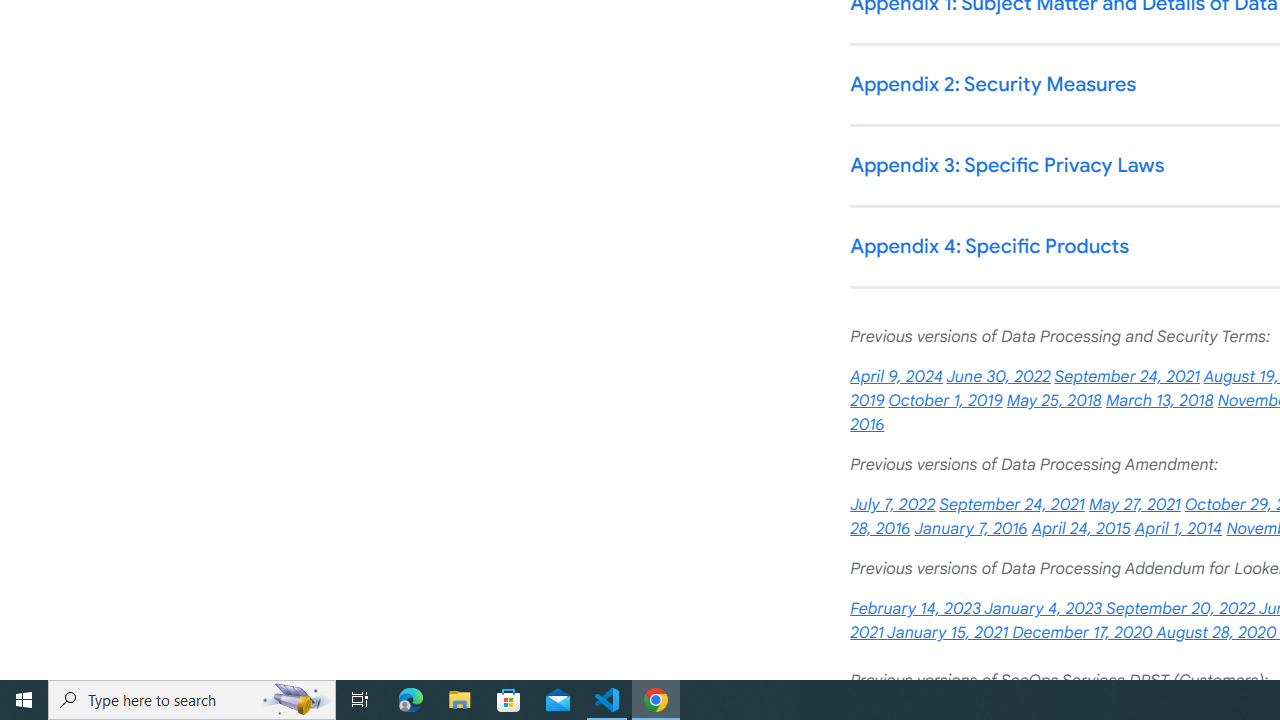  What do you see at coordinates (1134, 504) in the screenshot?
I see `'May 27, 2021'` at bounding box center [1134, 504].